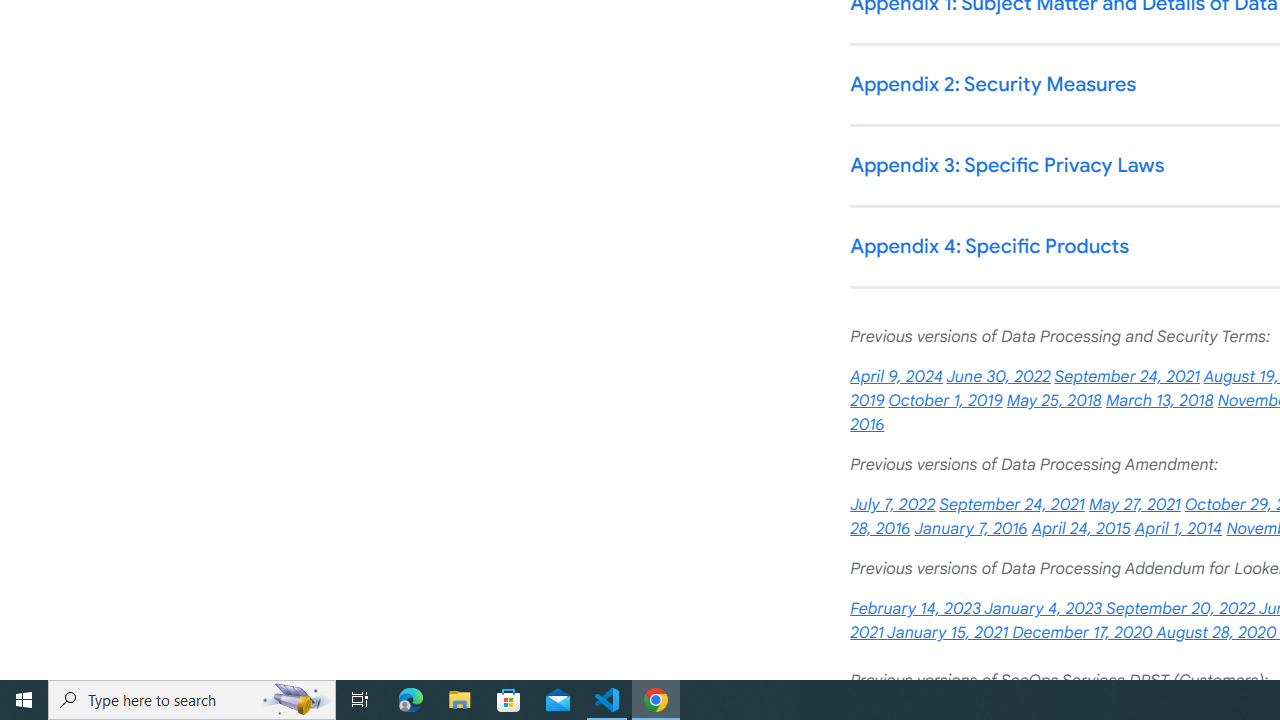  What do you see at coordinates (1134, 504) in the screenshot?
I see `'May 27, 2021'` at bounding box center [1134, 504].